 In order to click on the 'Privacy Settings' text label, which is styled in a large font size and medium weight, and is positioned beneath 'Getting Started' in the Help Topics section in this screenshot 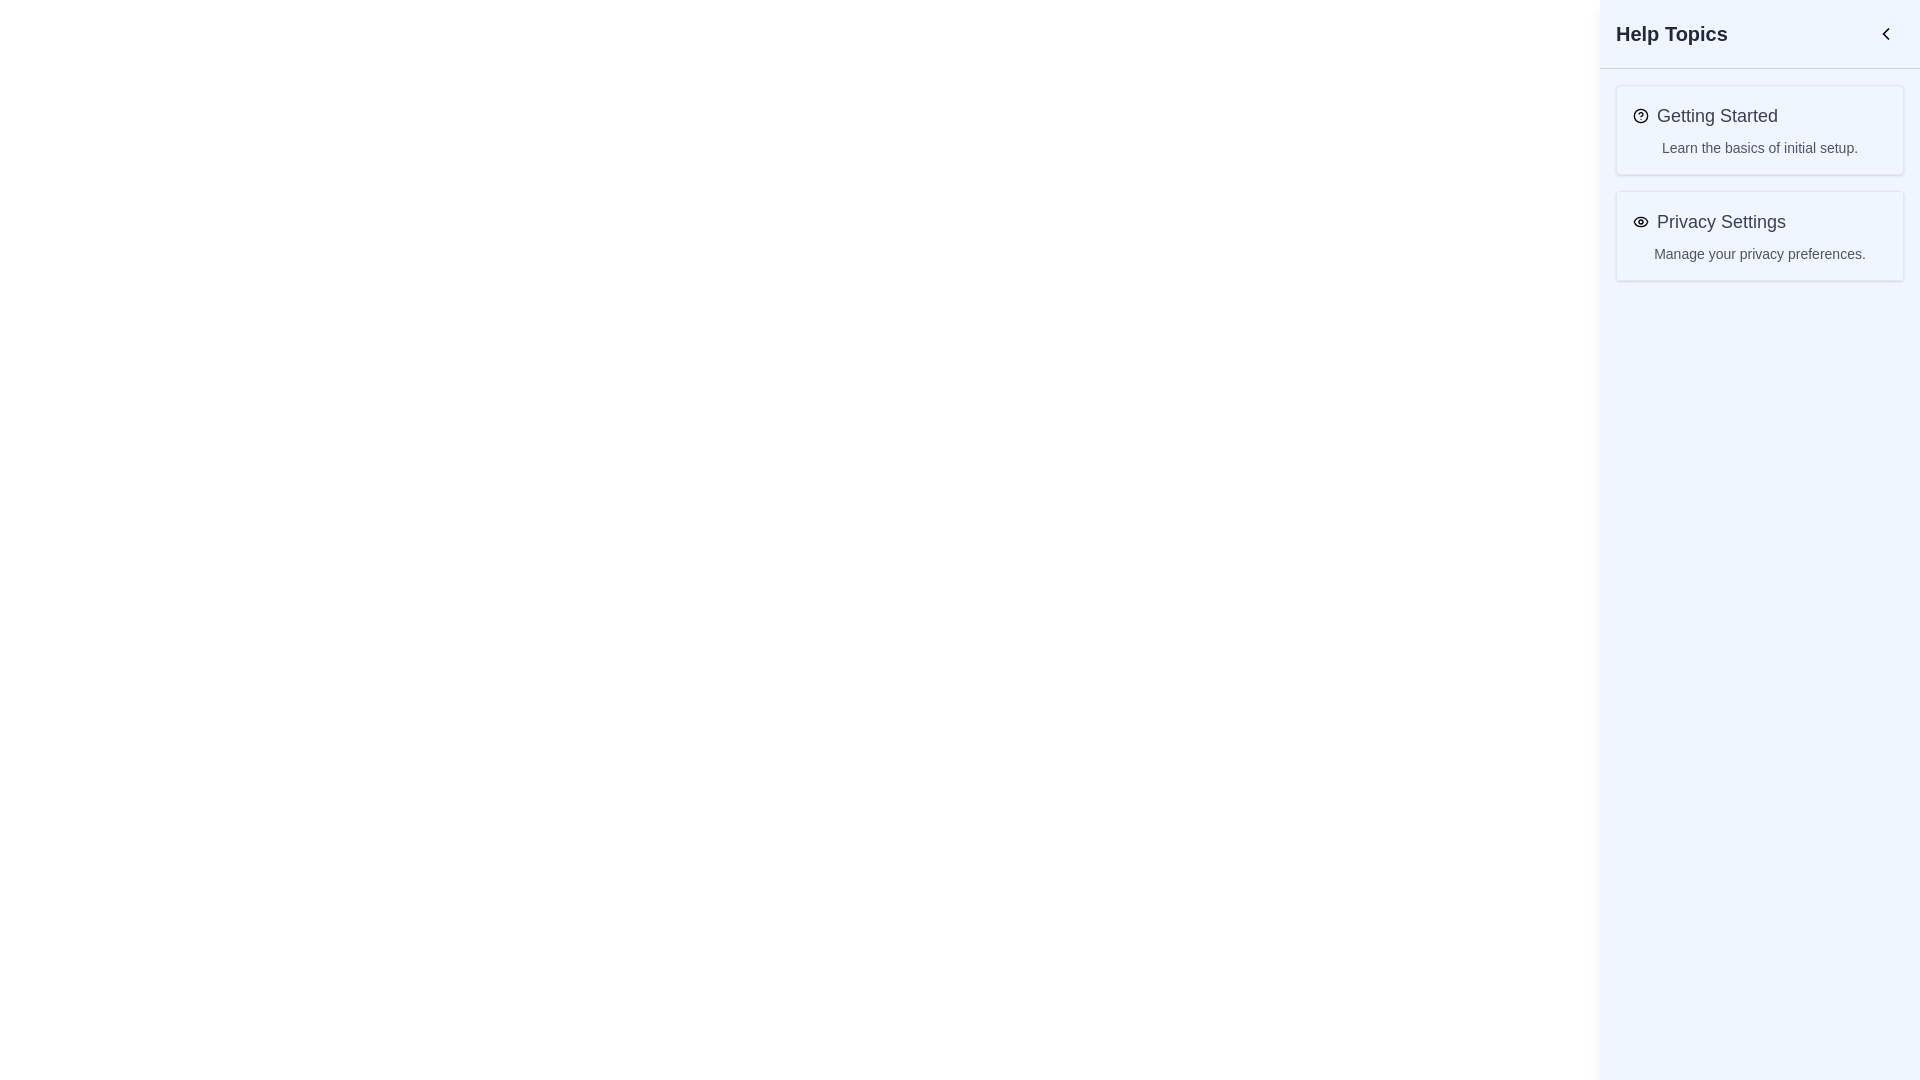, I will do `click(1720, 222)`.